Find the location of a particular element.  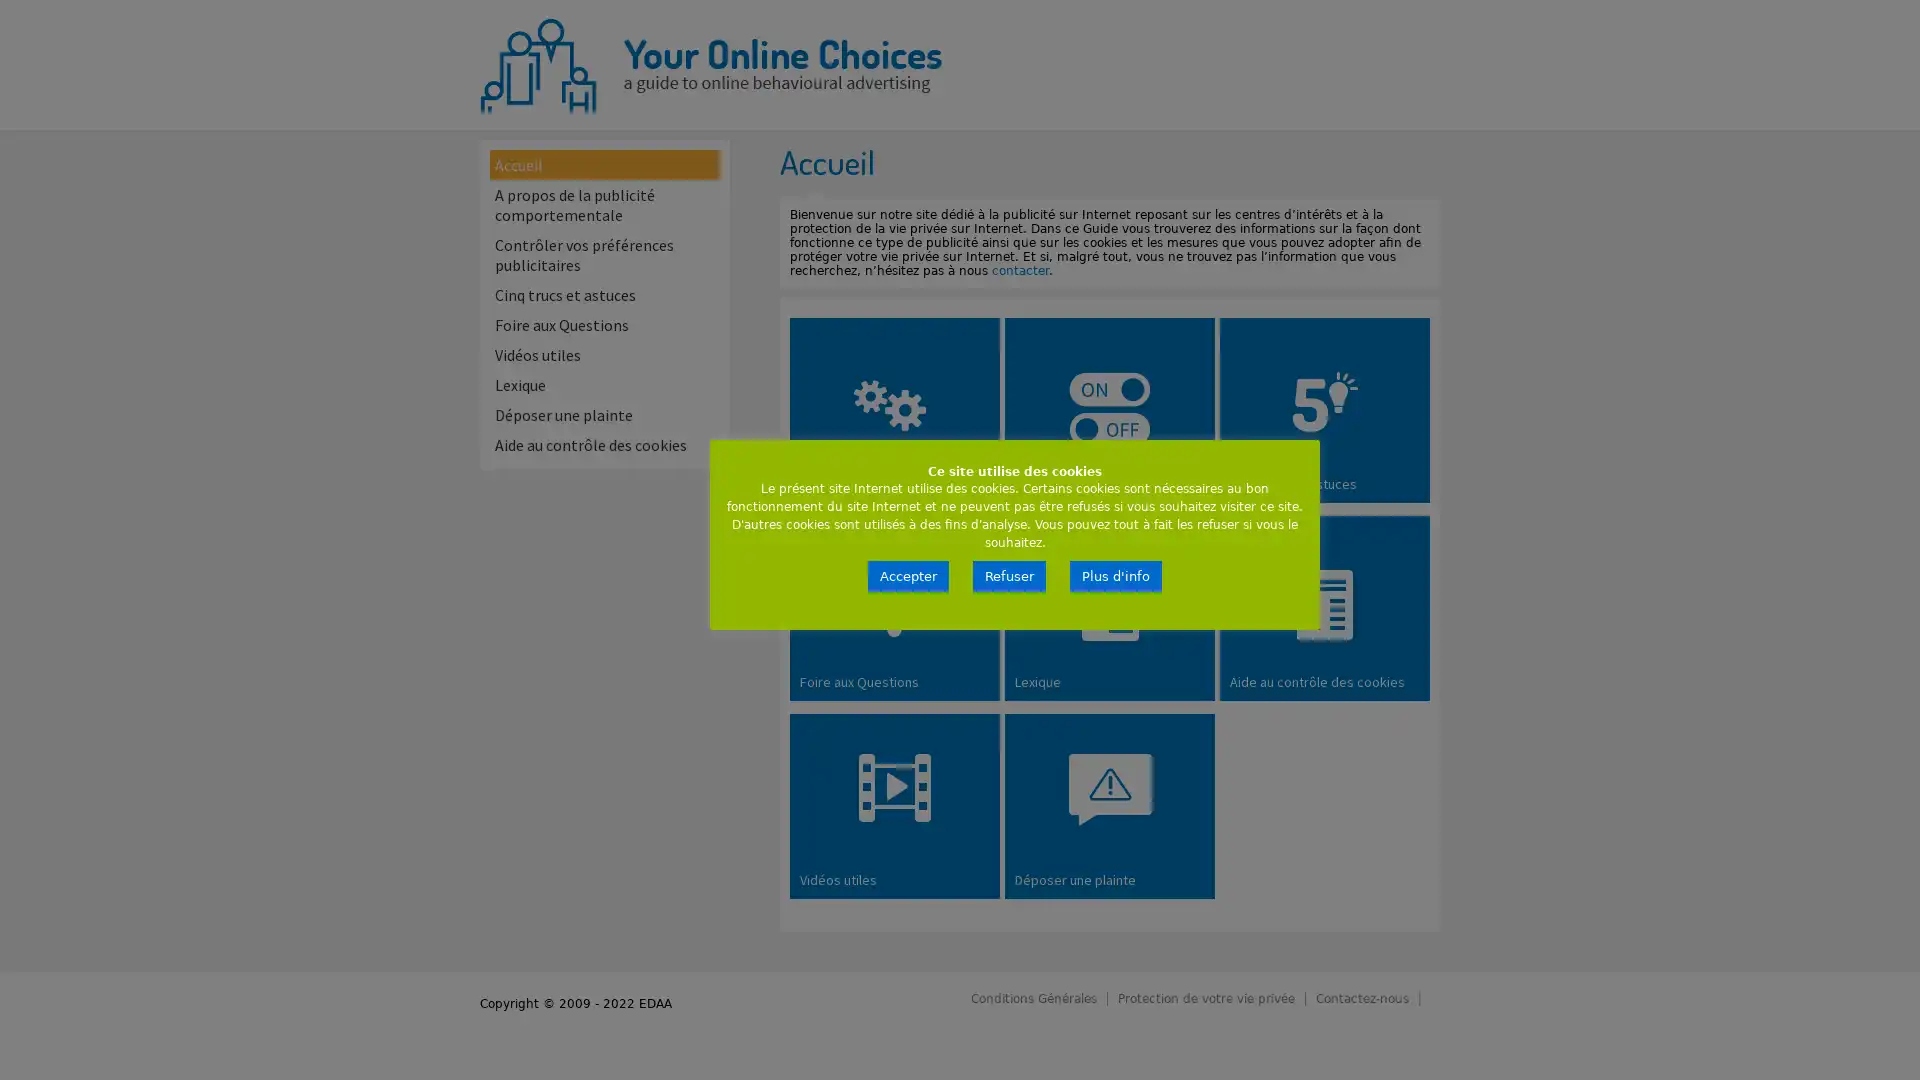

Refuser is located at coordinates (1009, 576).